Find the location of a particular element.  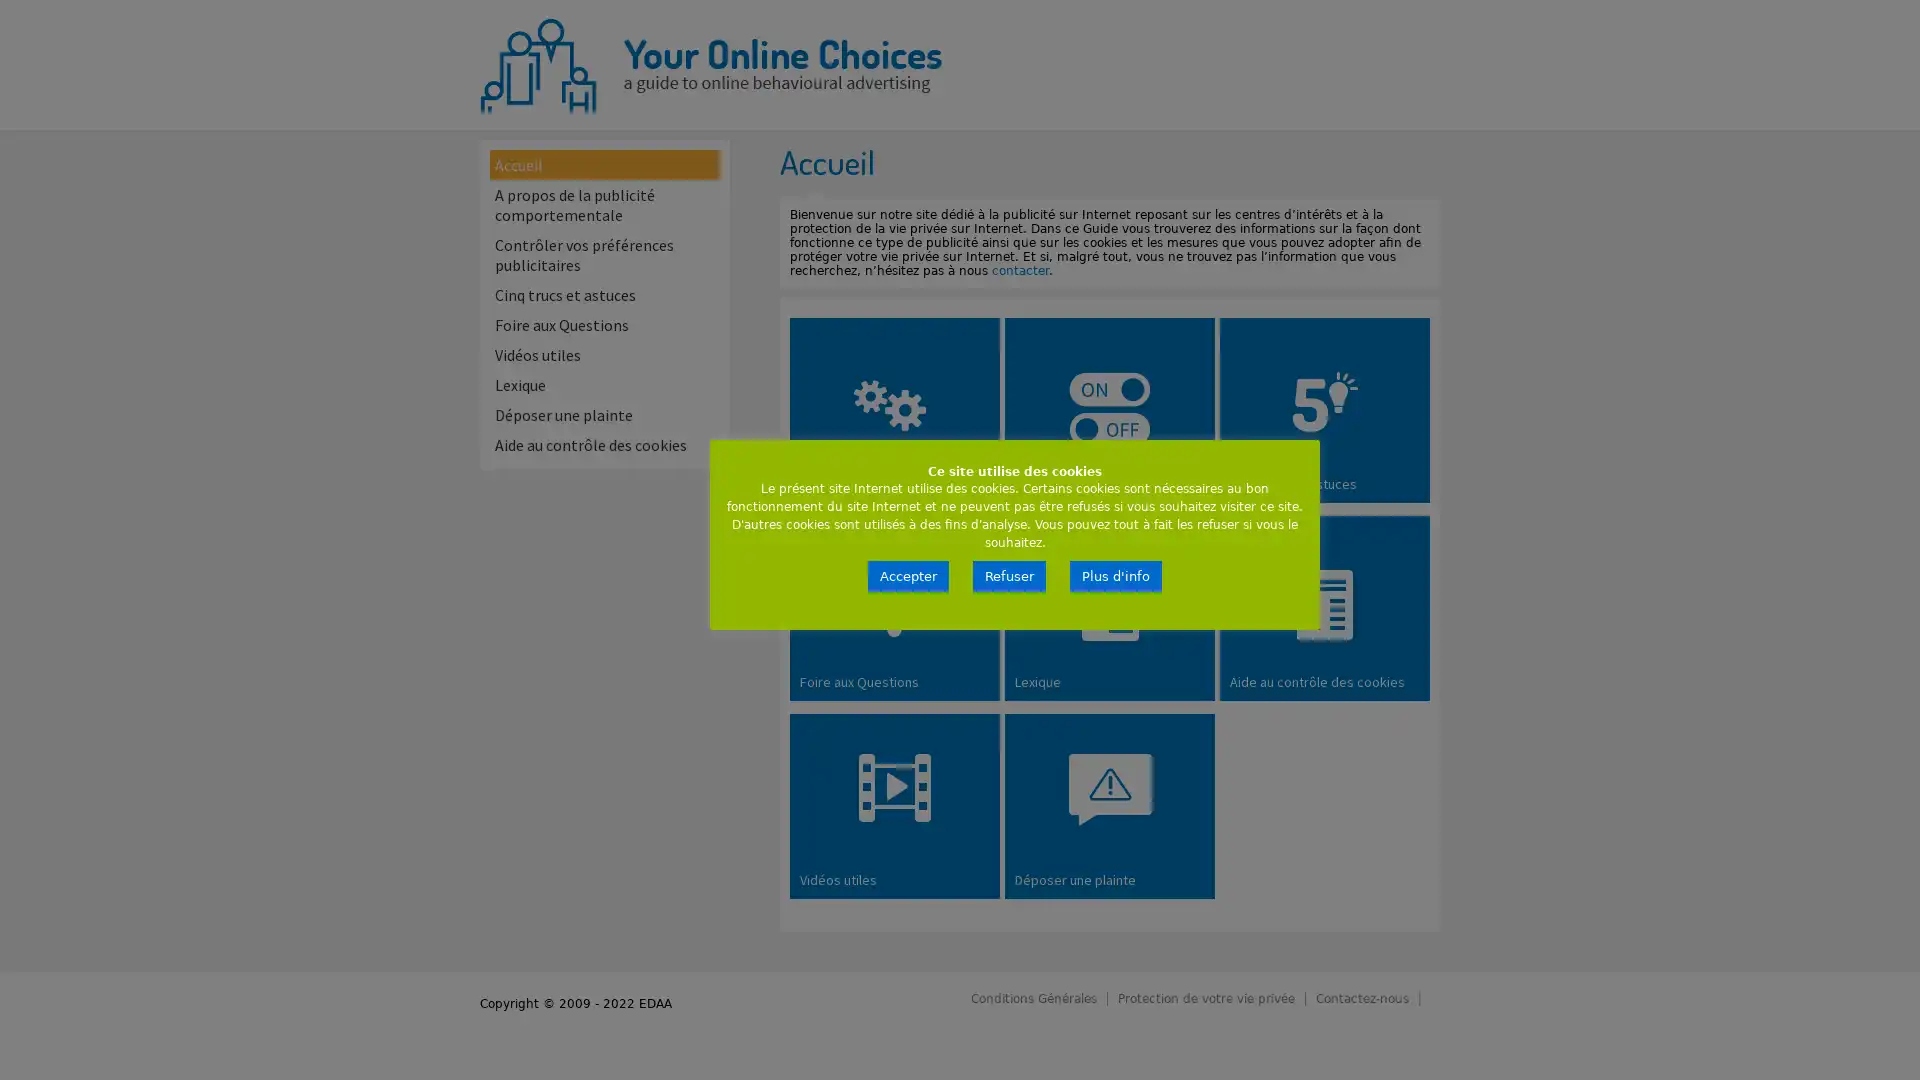

Refuser is located at coordinates (1009, 576).